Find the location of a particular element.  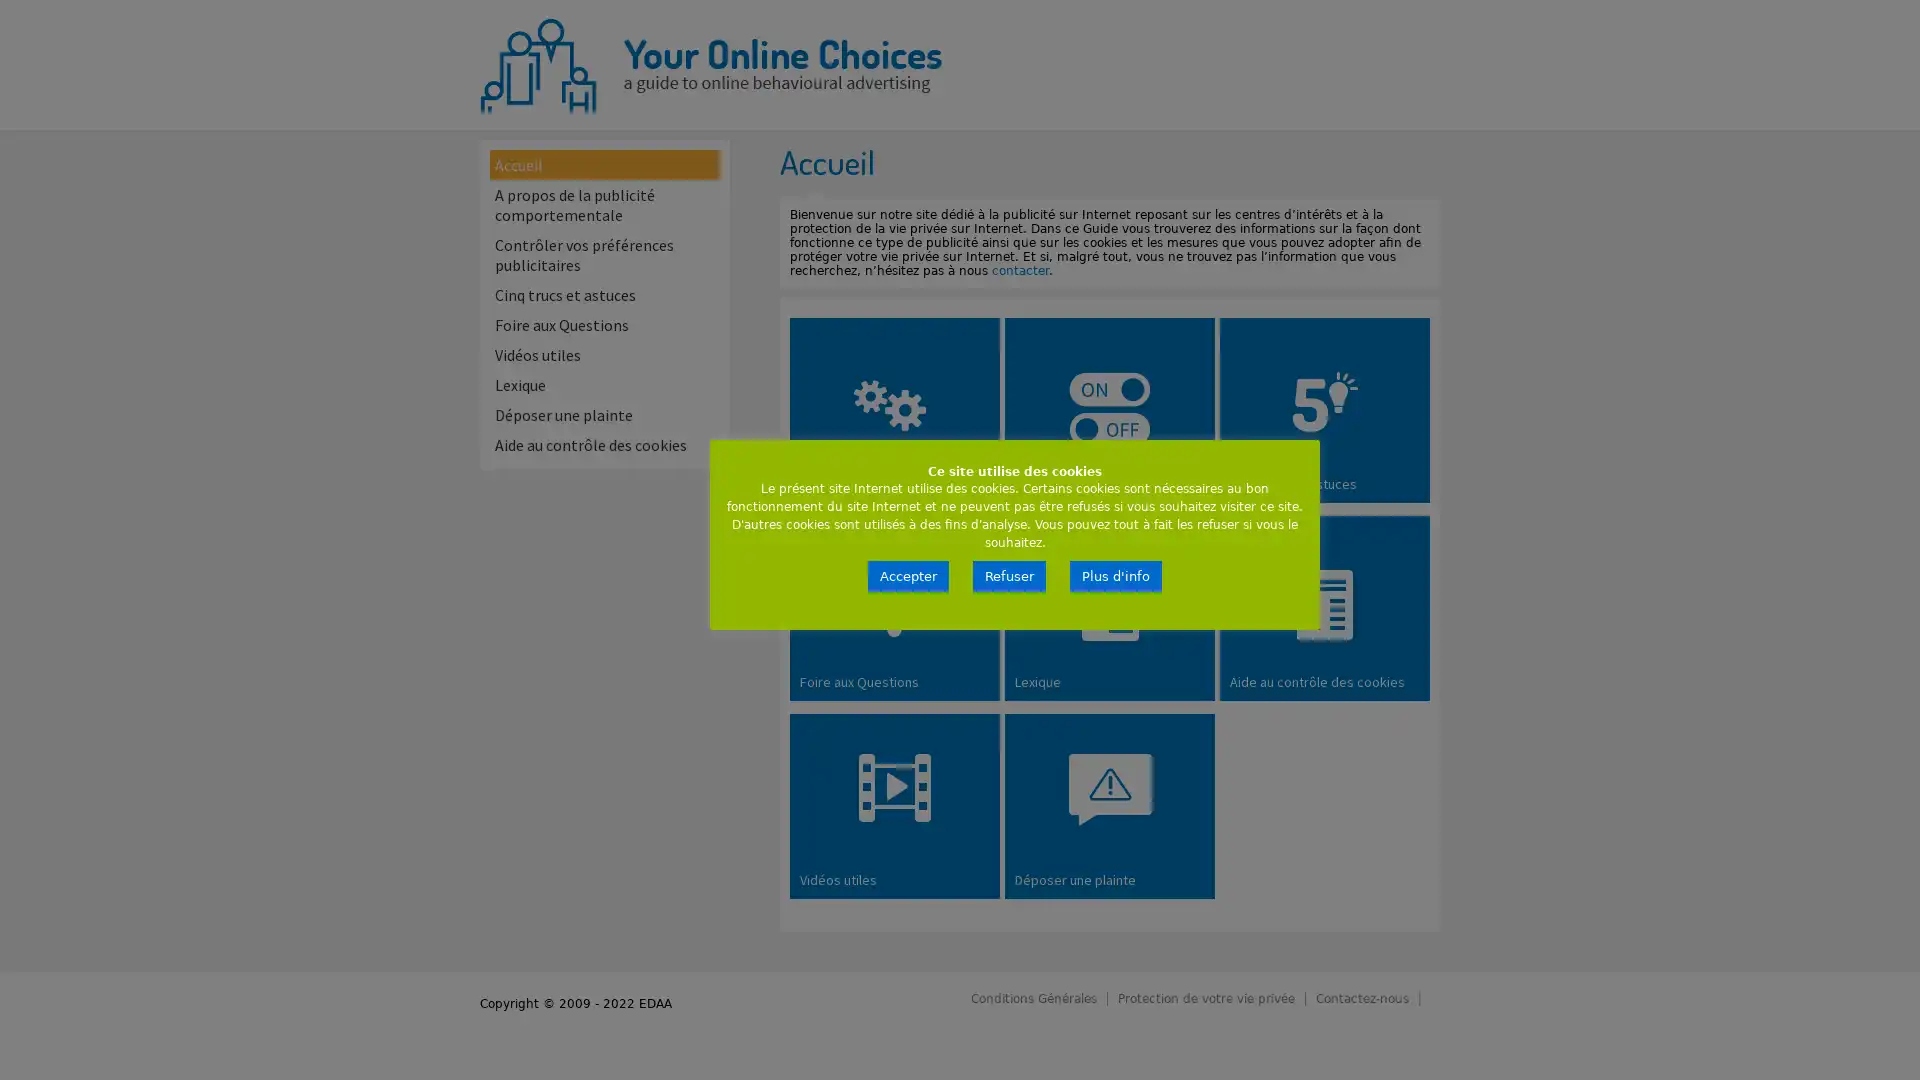

Refuser is located at coordinates (1009, 576).